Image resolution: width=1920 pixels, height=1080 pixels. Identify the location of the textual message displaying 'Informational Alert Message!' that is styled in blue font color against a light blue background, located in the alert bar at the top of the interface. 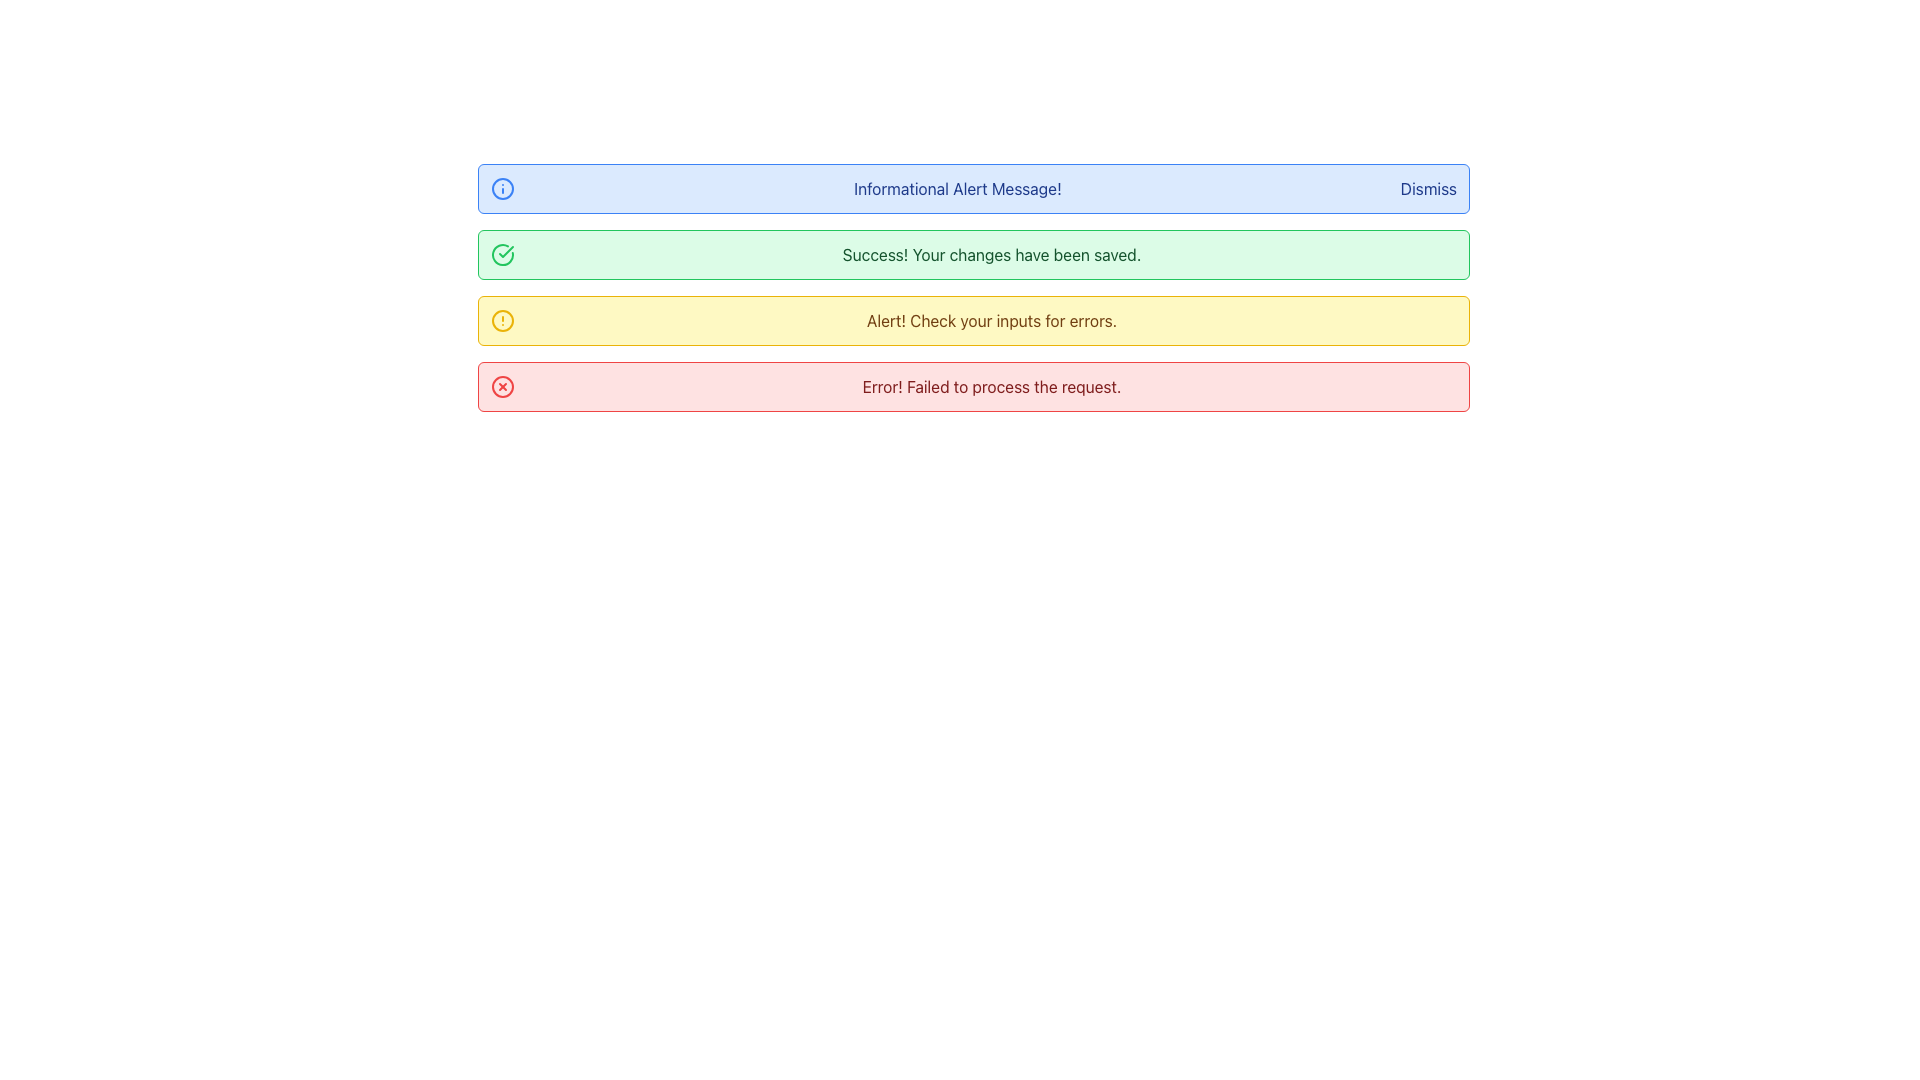
(956, 189).